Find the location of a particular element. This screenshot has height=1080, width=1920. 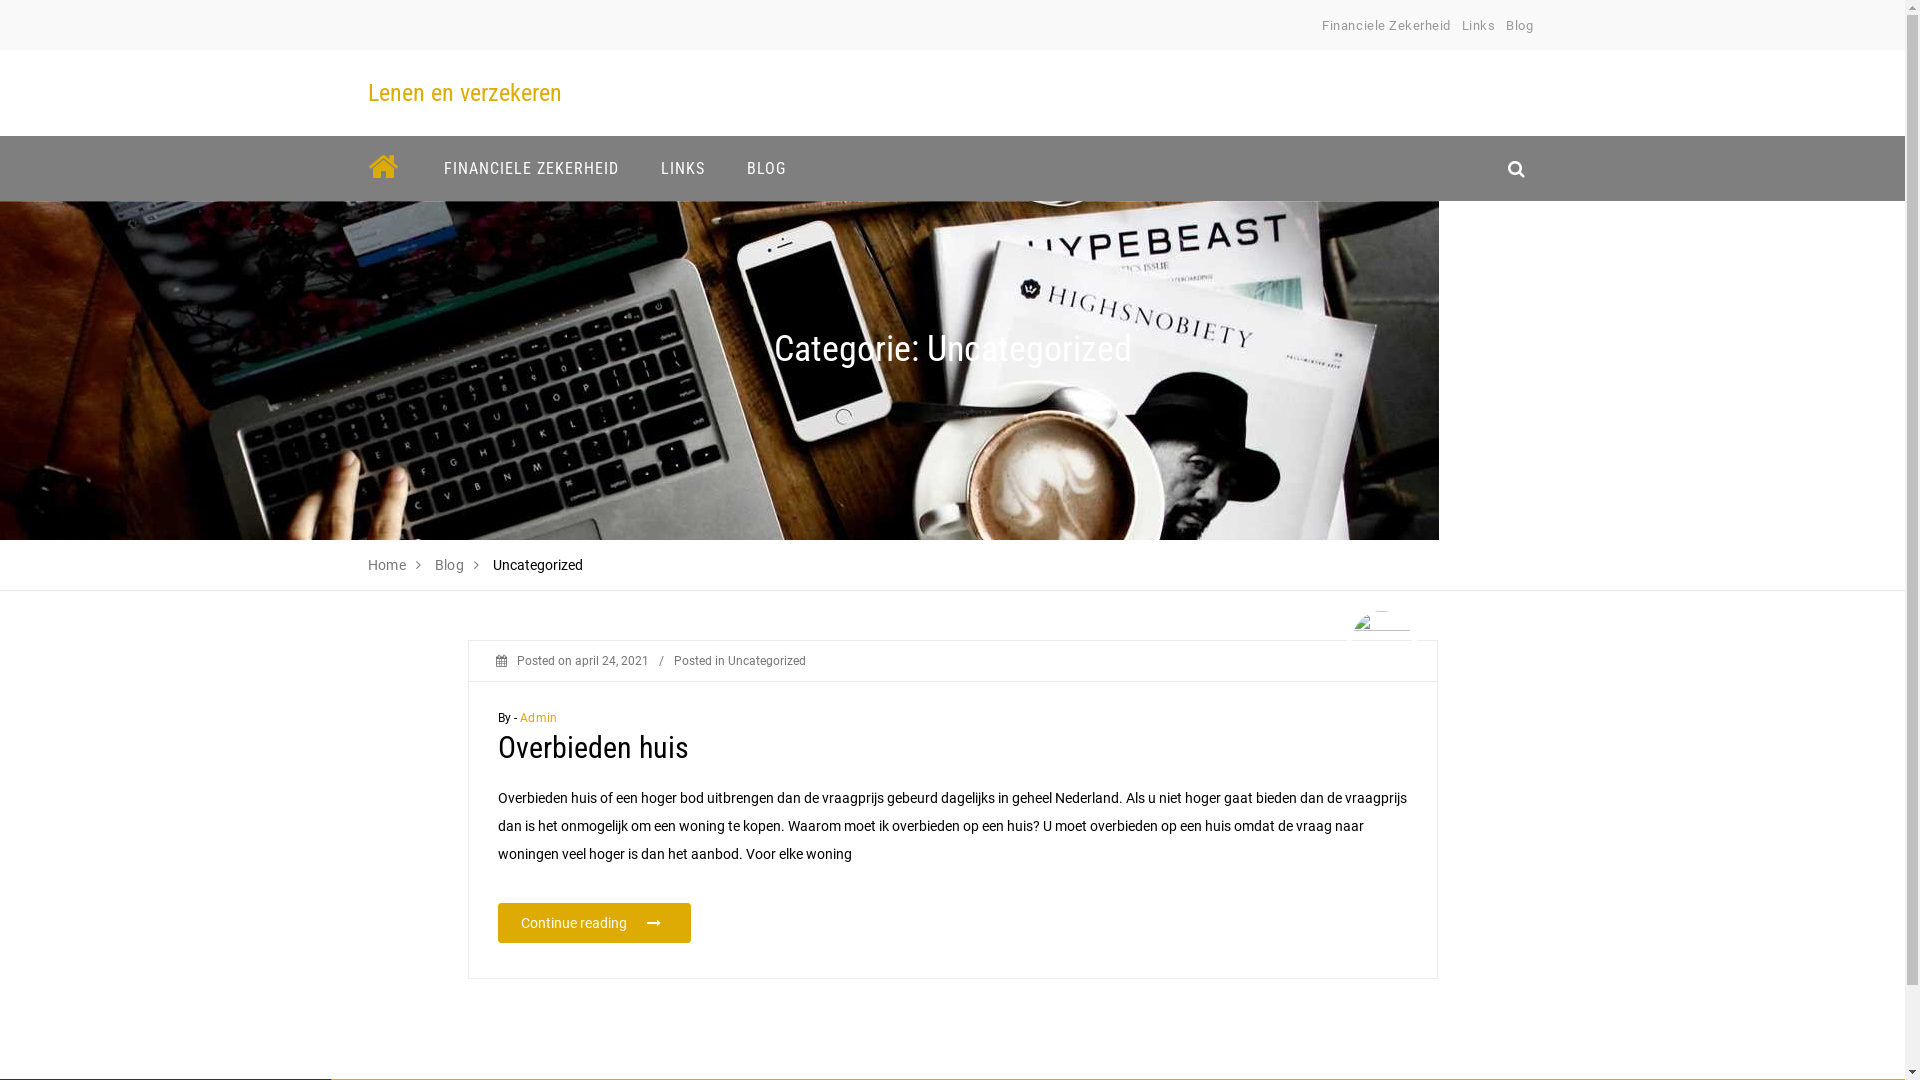

'Blog' is located at coordinates (1519, 25).